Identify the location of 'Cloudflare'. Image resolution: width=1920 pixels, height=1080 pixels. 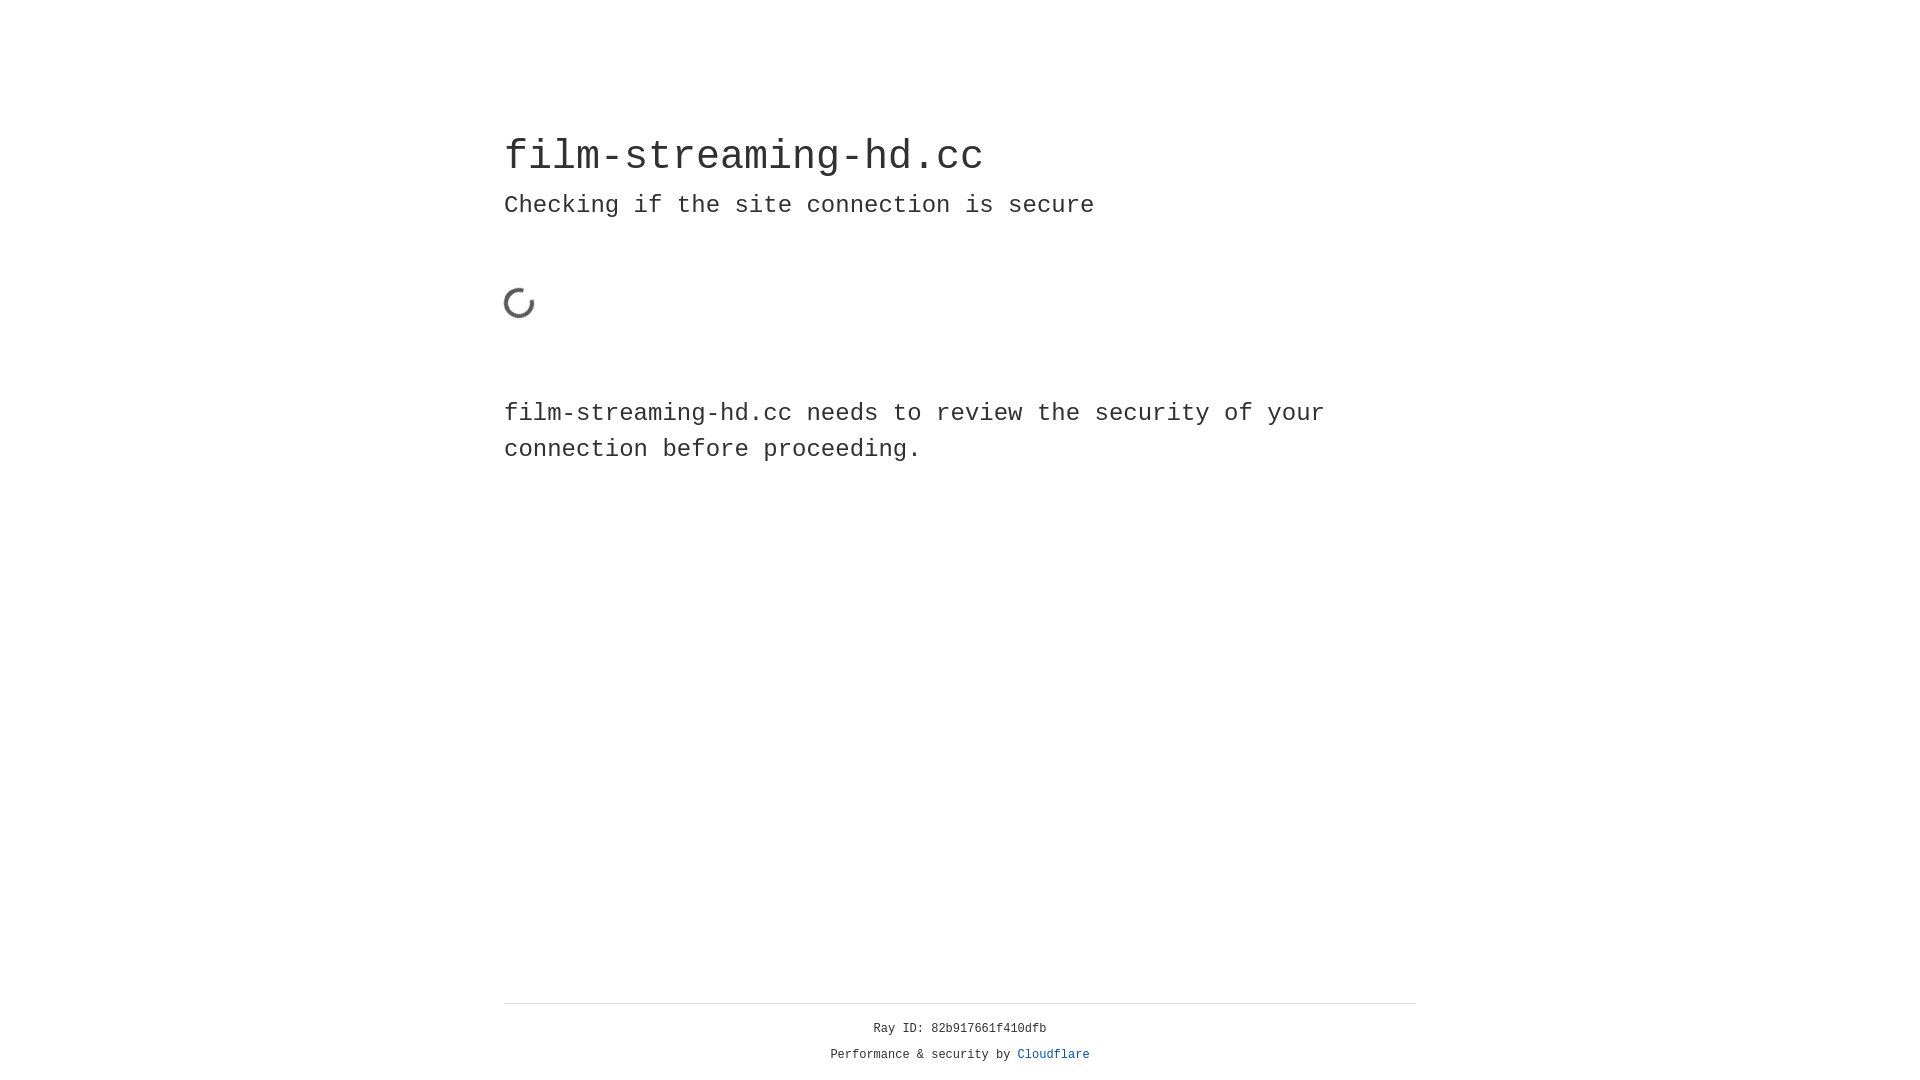
(1053, 1054).